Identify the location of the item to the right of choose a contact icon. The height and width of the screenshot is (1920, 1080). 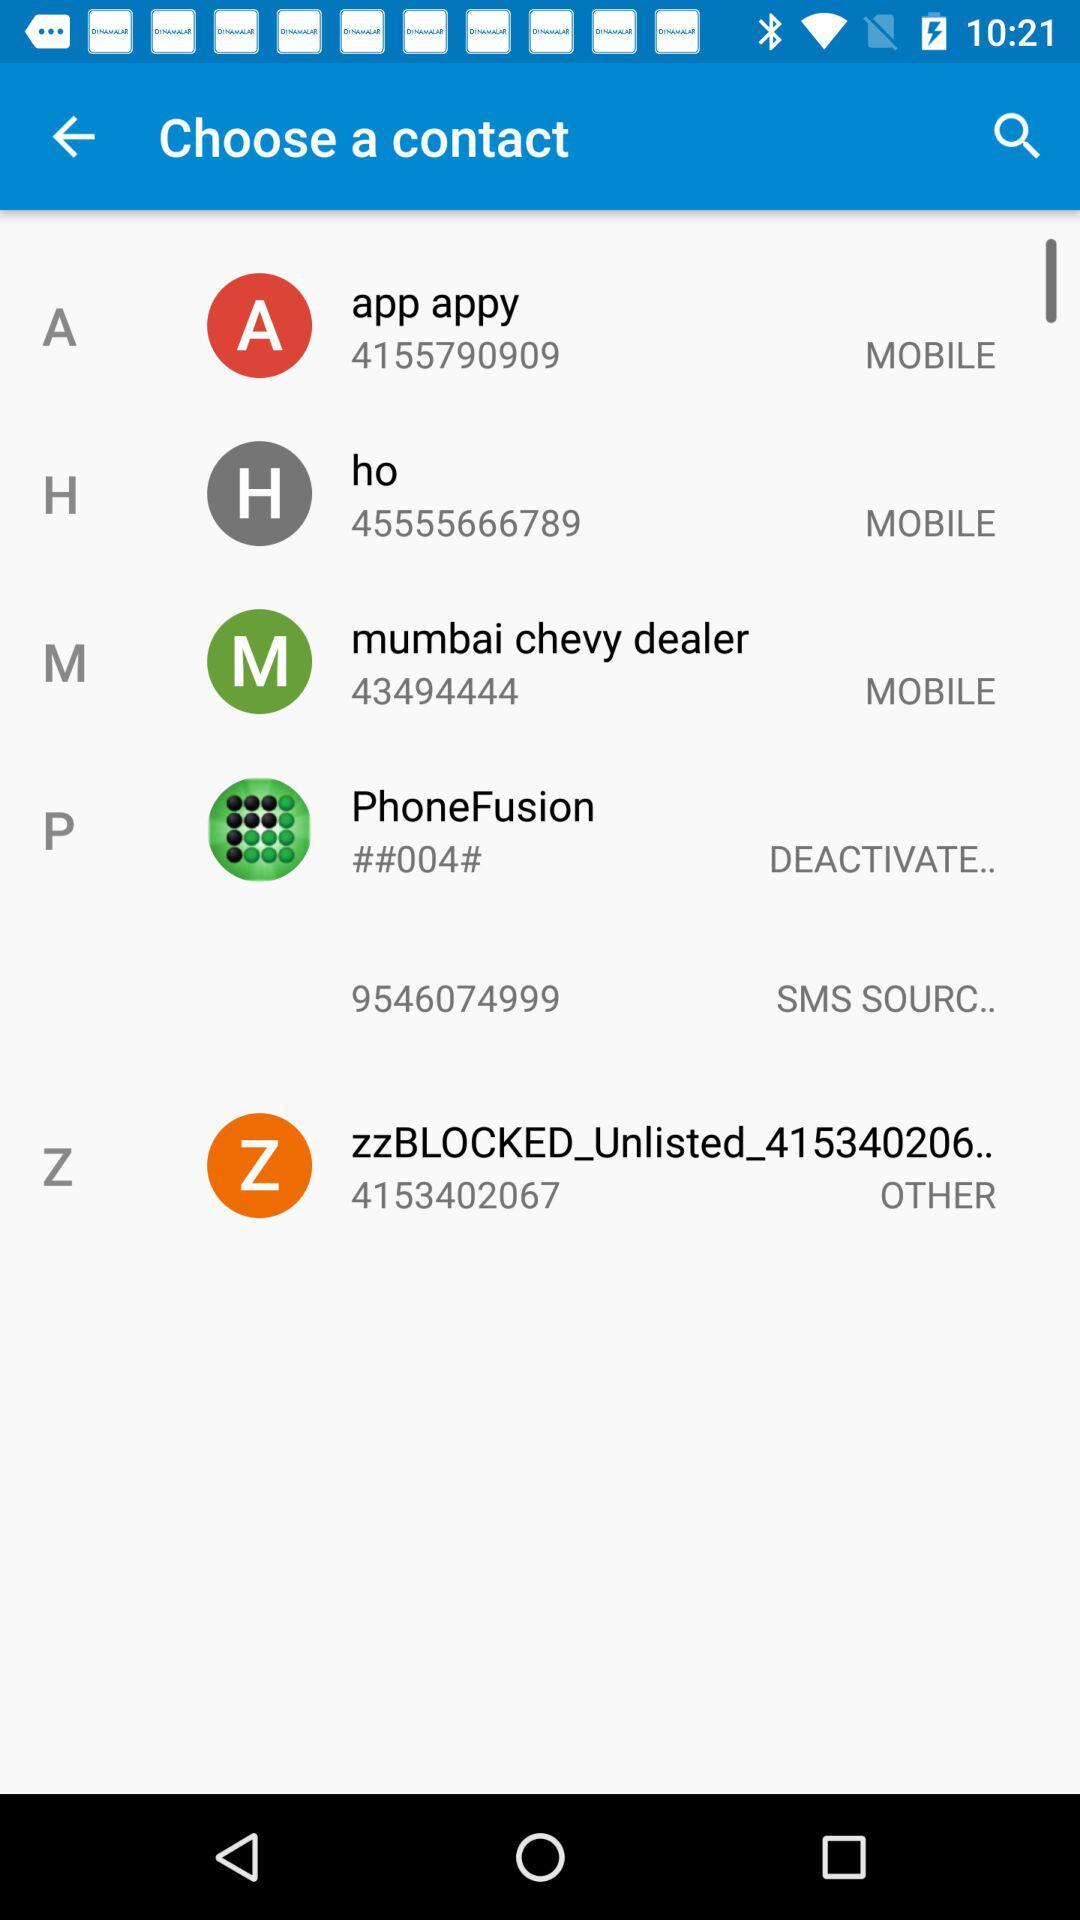
(1017, 135).